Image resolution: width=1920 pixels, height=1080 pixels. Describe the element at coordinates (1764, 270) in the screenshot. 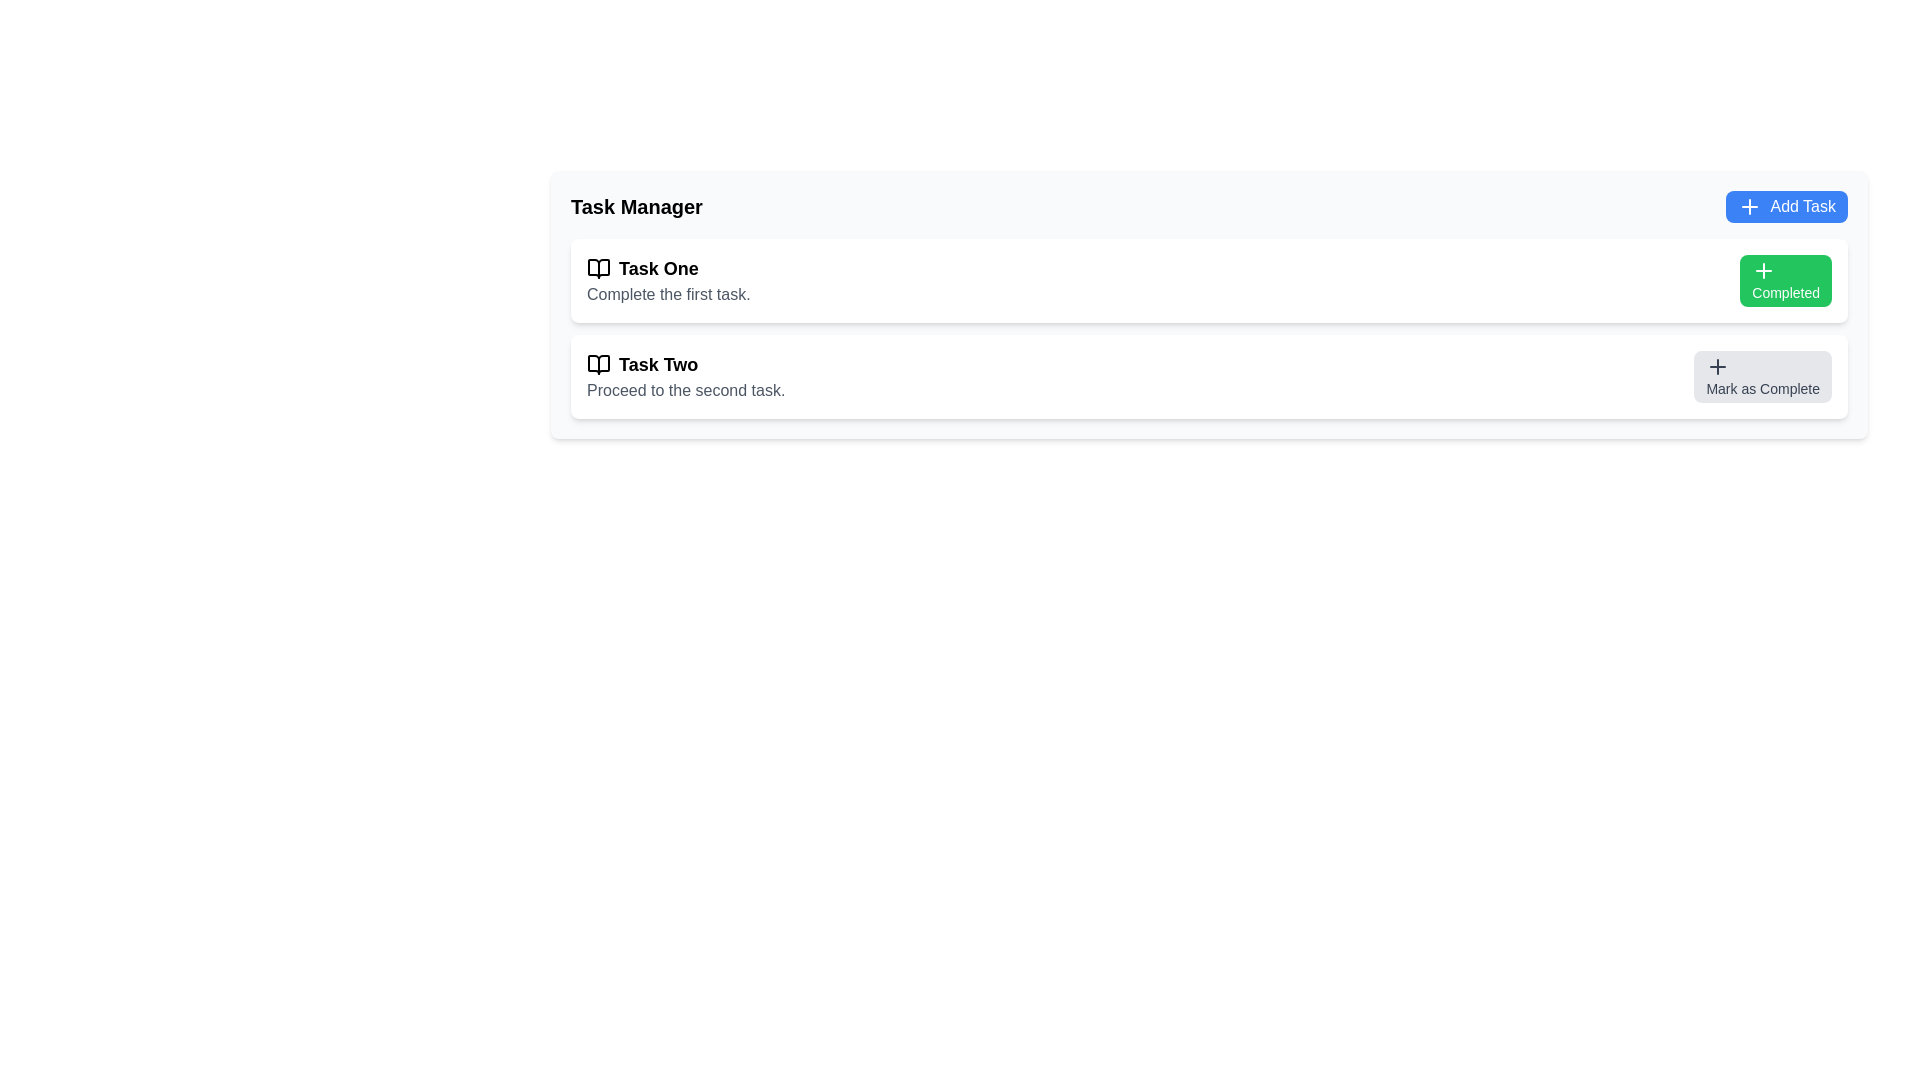

I see `the plus-shaped icon located inside the green button labeled 'Completed' in the 'Task One' row of the task list` at that location.